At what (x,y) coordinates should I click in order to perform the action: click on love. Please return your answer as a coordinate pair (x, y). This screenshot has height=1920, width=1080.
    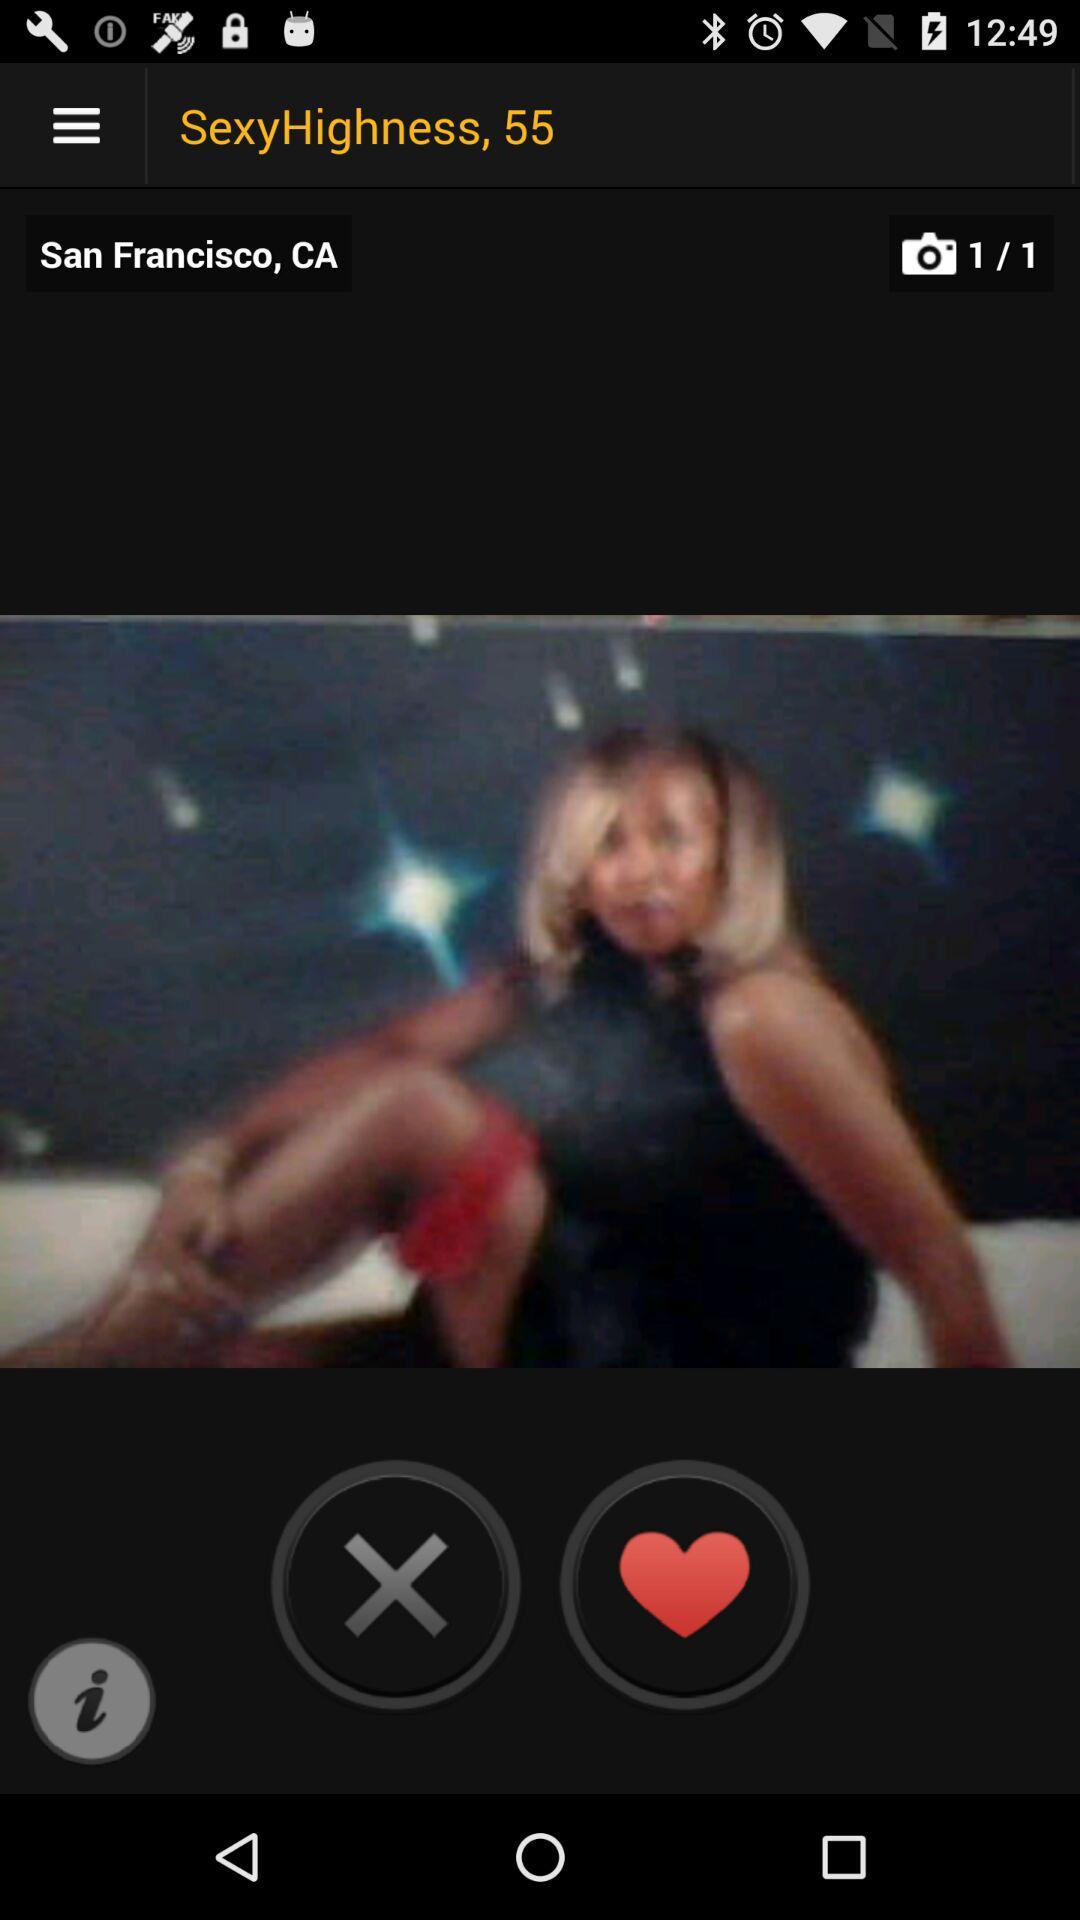
    Looking at the image, I should click on (682, 1583).